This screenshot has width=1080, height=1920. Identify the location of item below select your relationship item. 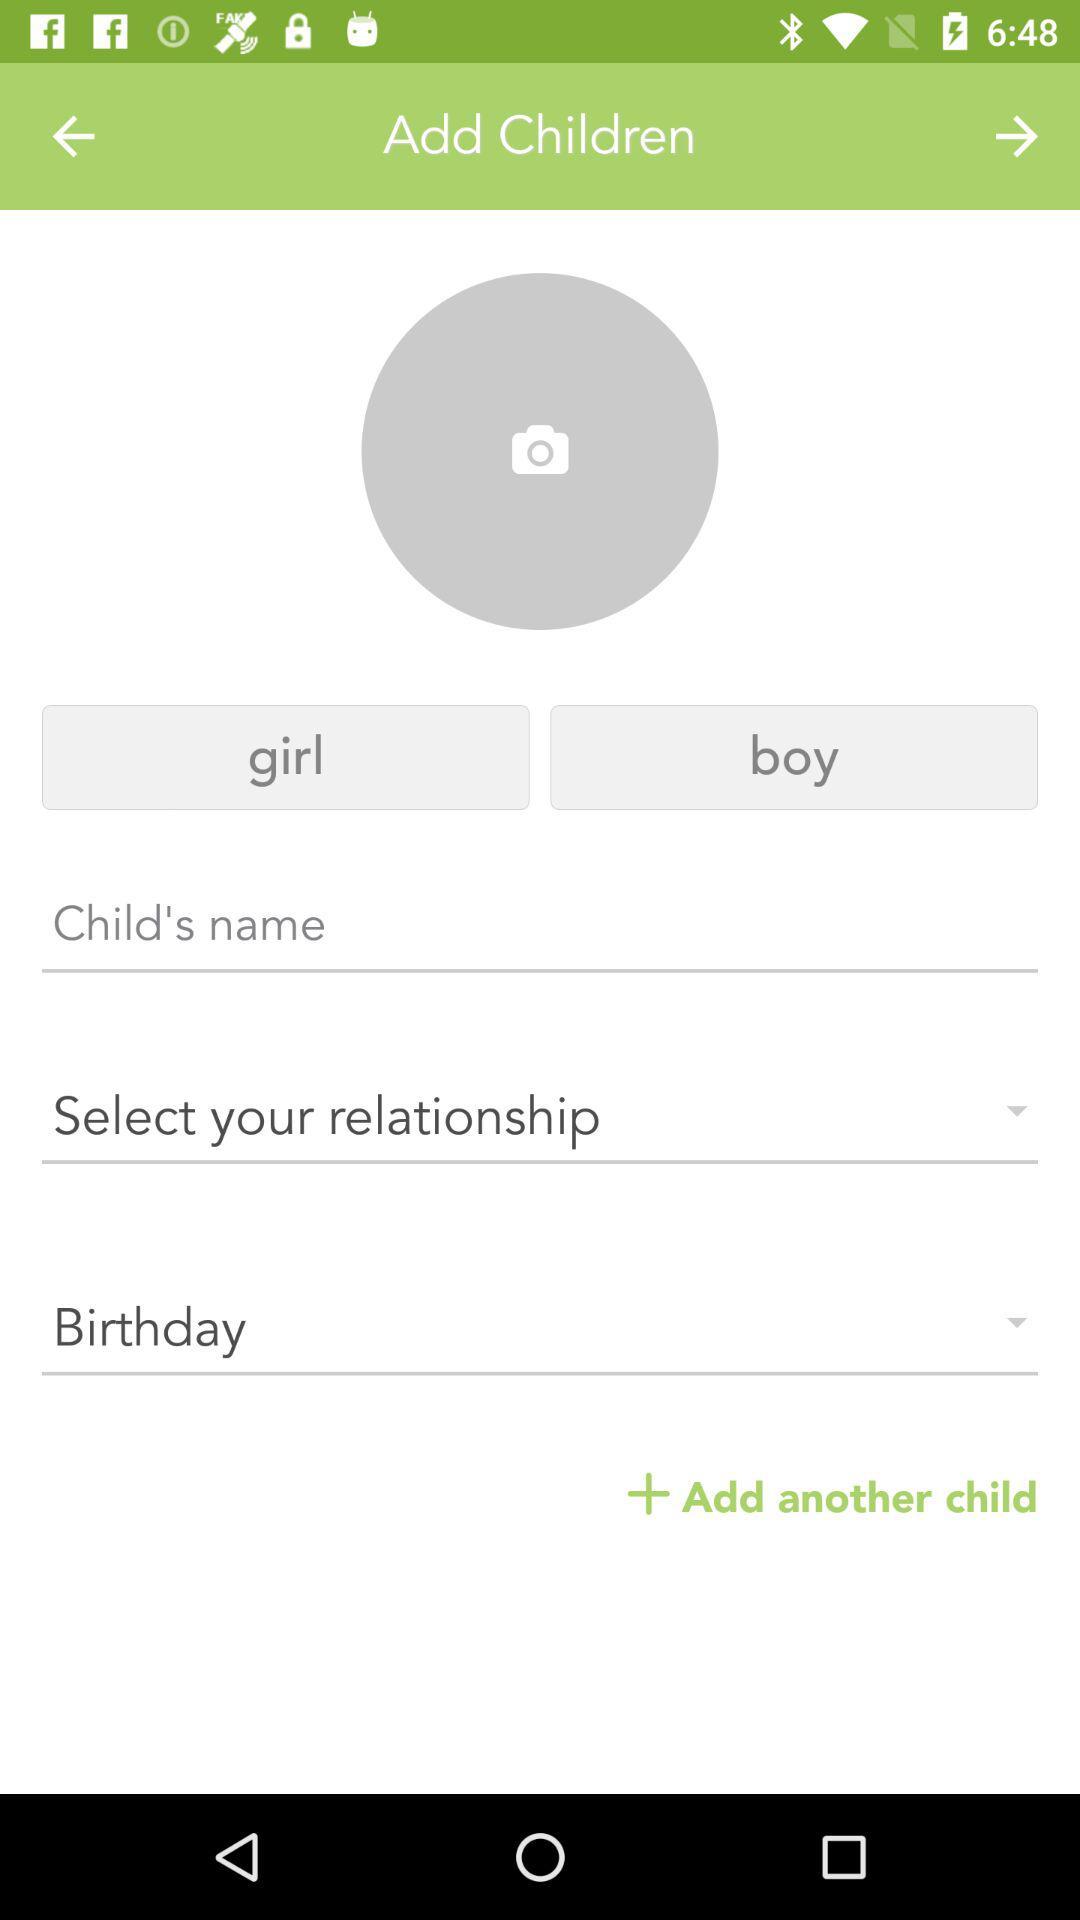
(540, 1329).